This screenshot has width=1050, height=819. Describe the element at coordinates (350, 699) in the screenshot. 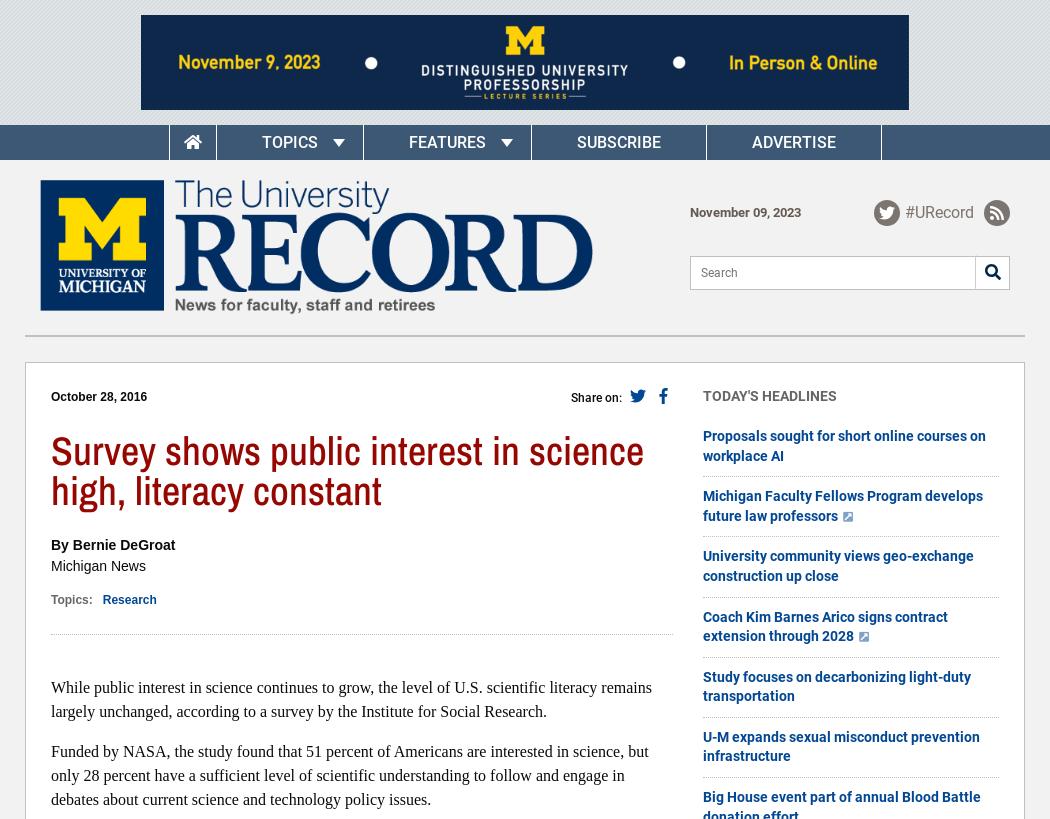

I see `'While public interest in science continues to grow, the level of U.S. scientific literacy remains largely unchanged, according to a survey by the Institute for Social Research.'` at that location.